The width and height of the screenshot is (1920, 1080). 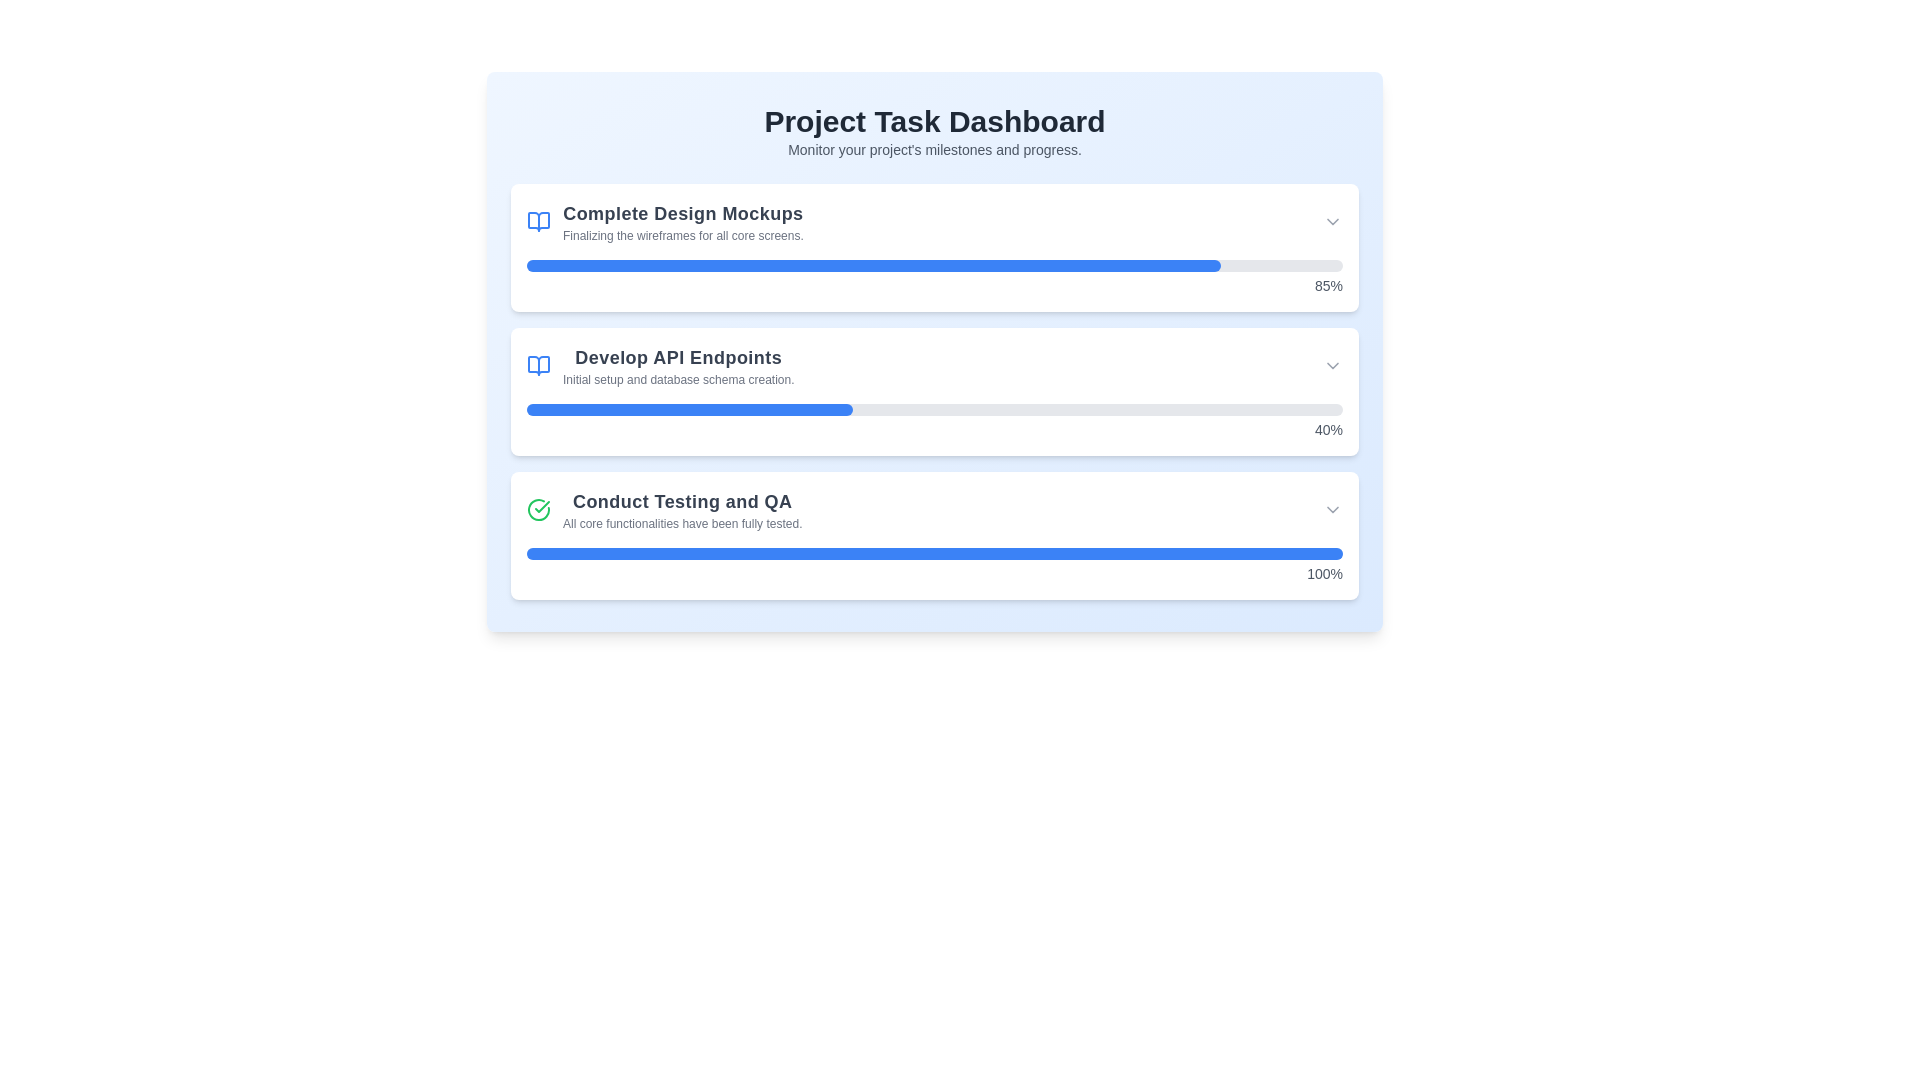 I want to click on the visual indicator icon that signifies the successful completion of the task 'Conduct Testing and QA' in the vertical task list on the dashboard interface, so click(x=538, y=508).